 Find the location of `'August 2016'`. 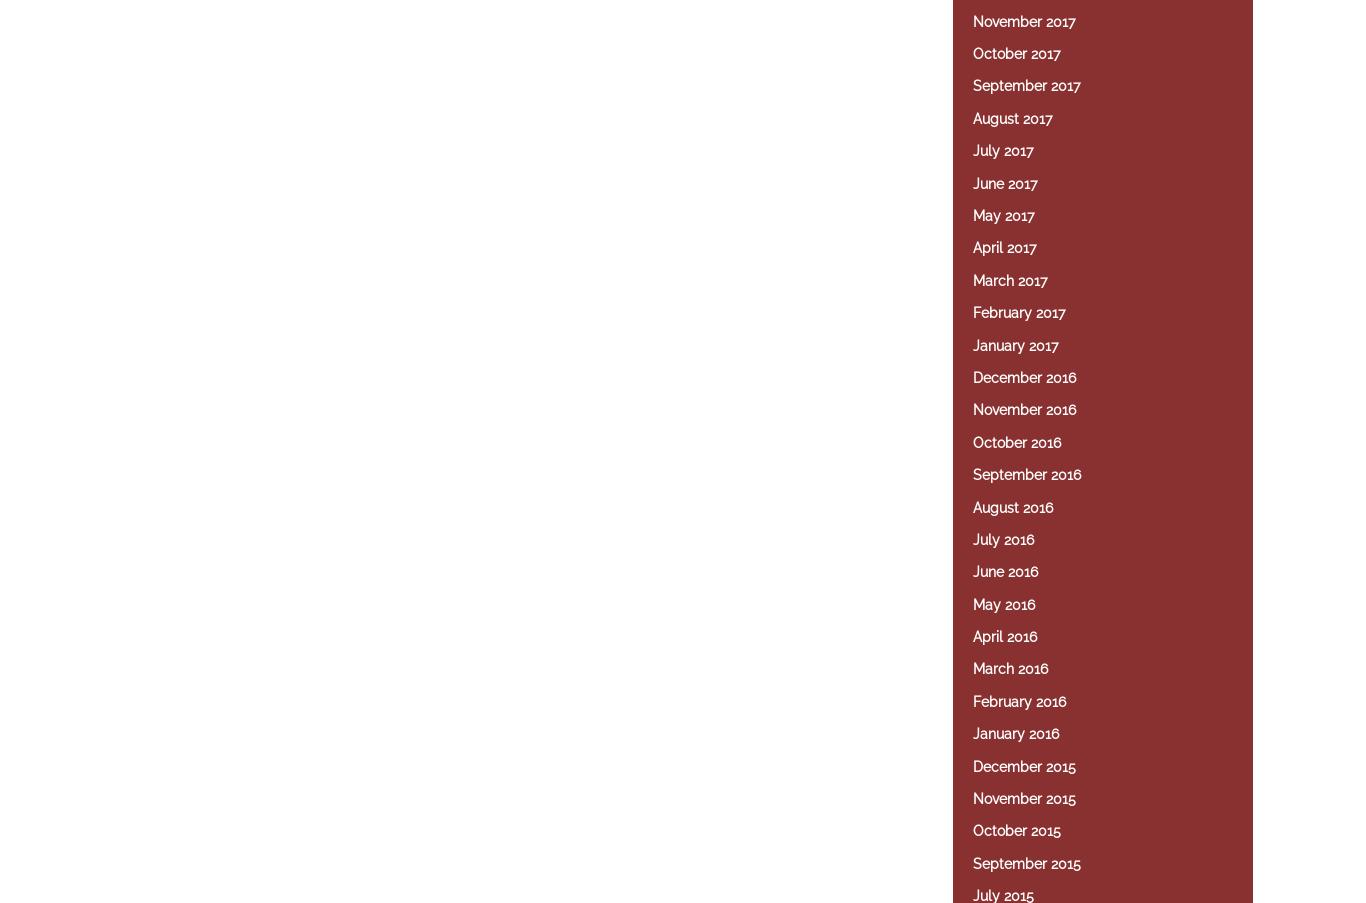

'August 2016' is located at coordinates (973, 507).